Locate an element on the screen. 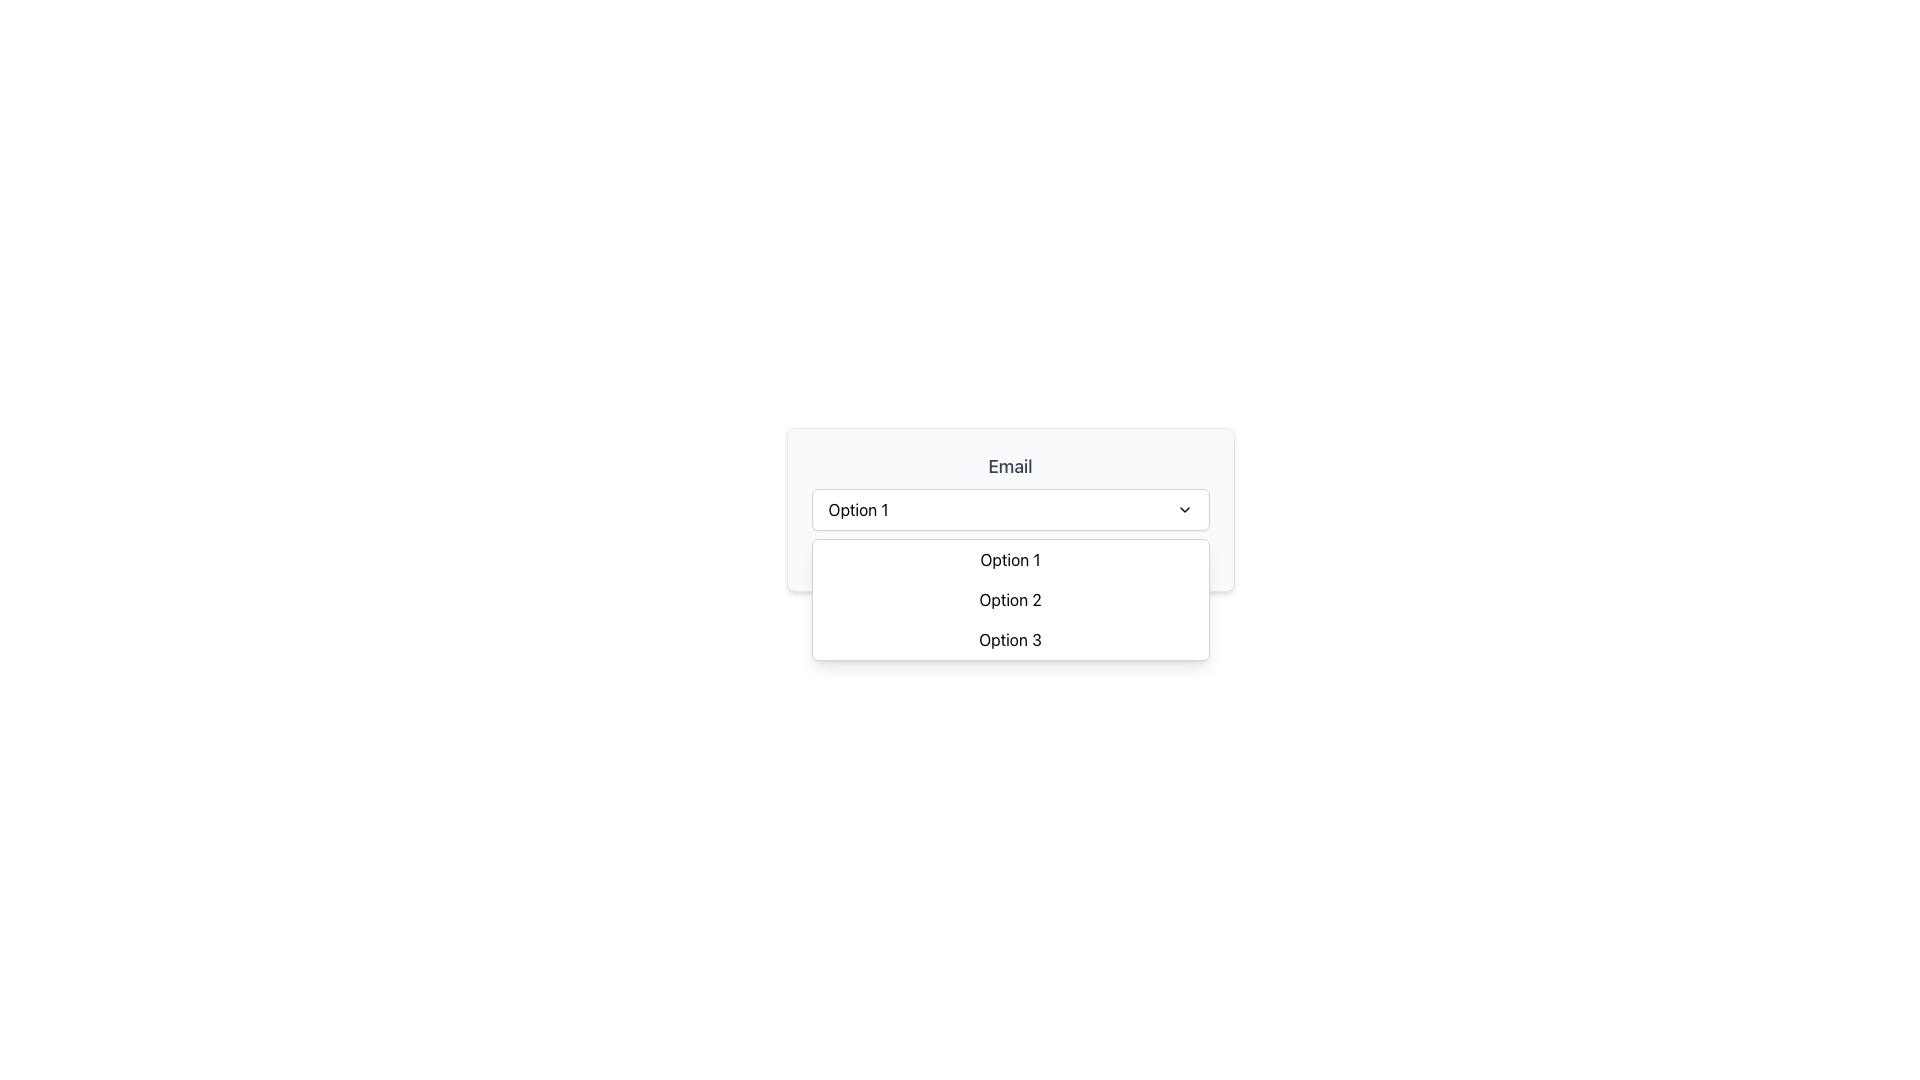 The height and width of the screenshot is (1080, 1920). the second item in the dropdown menu located below the 'Email' control is located at coordinates (1010, 599).